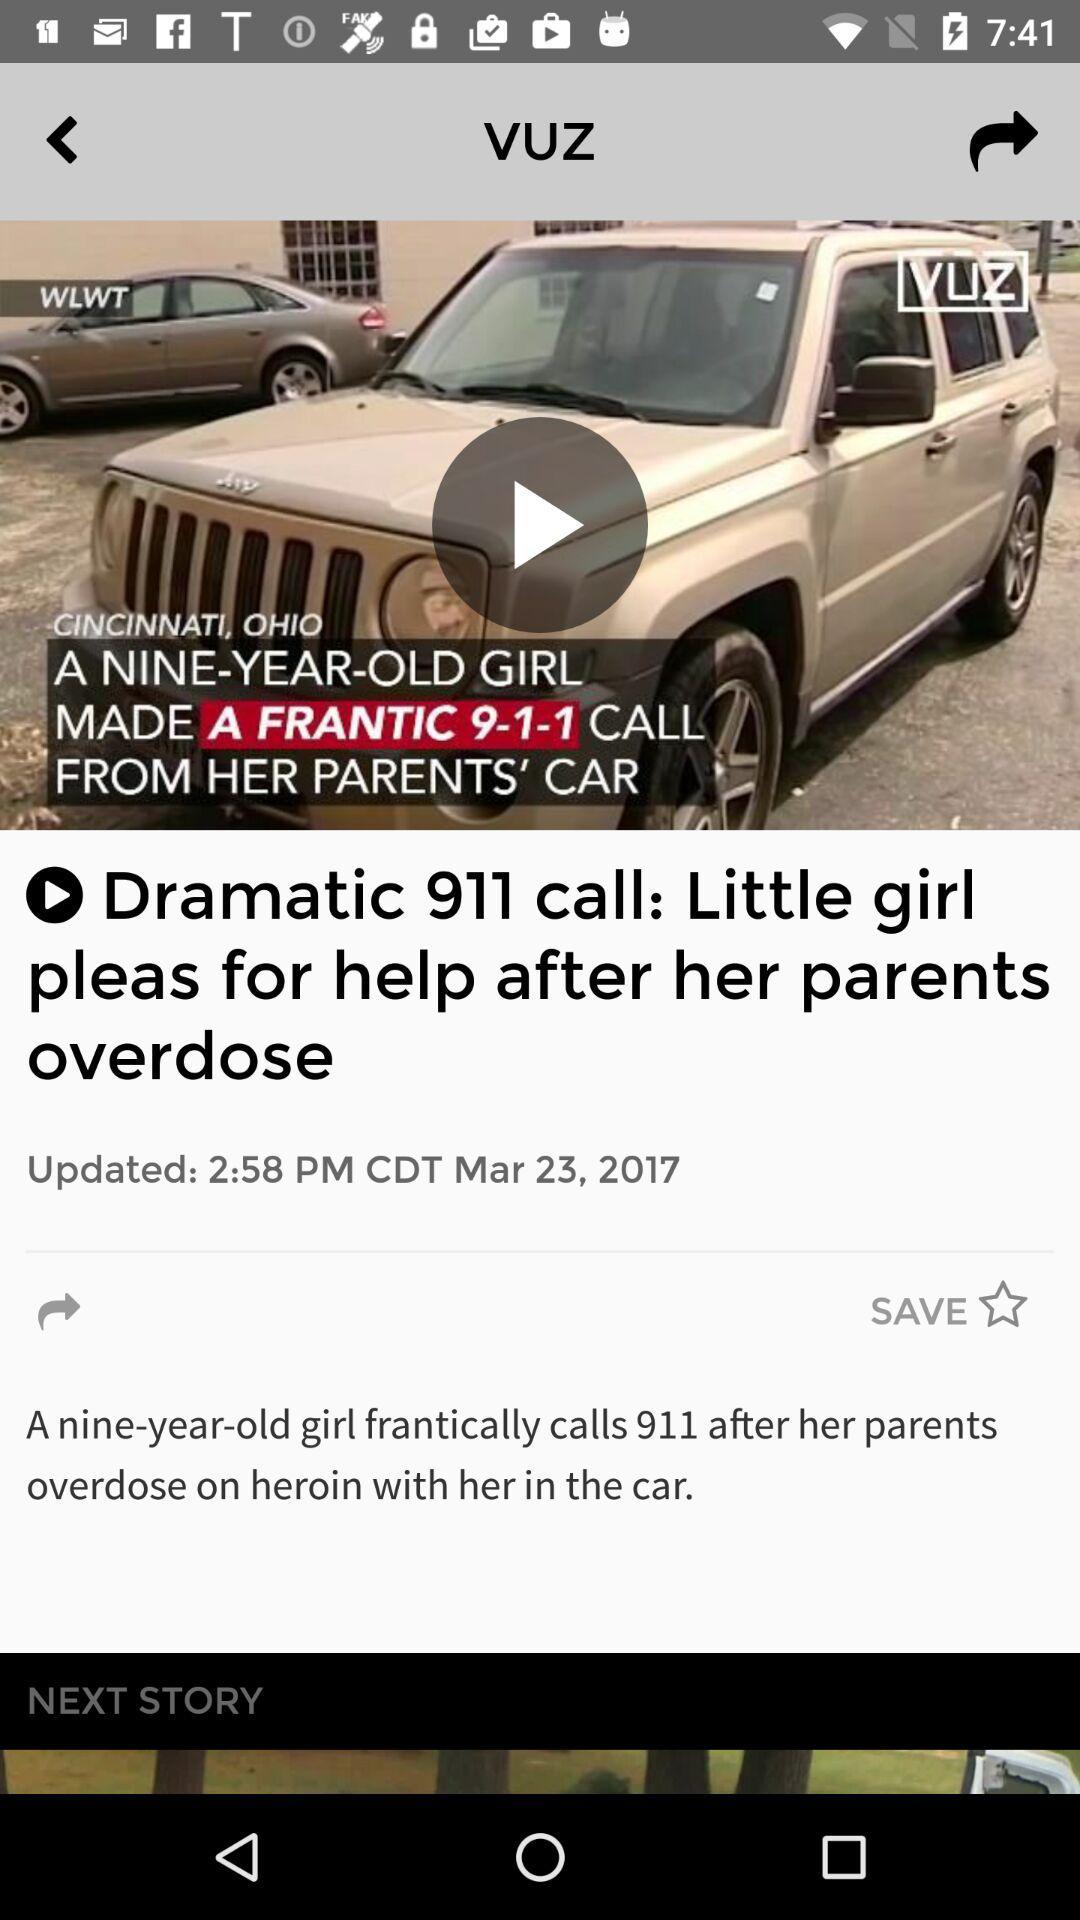 The width and height of the screenshot is (1080, 1920). I want to click on icon above the a nine year item, so click(1016, 1312).